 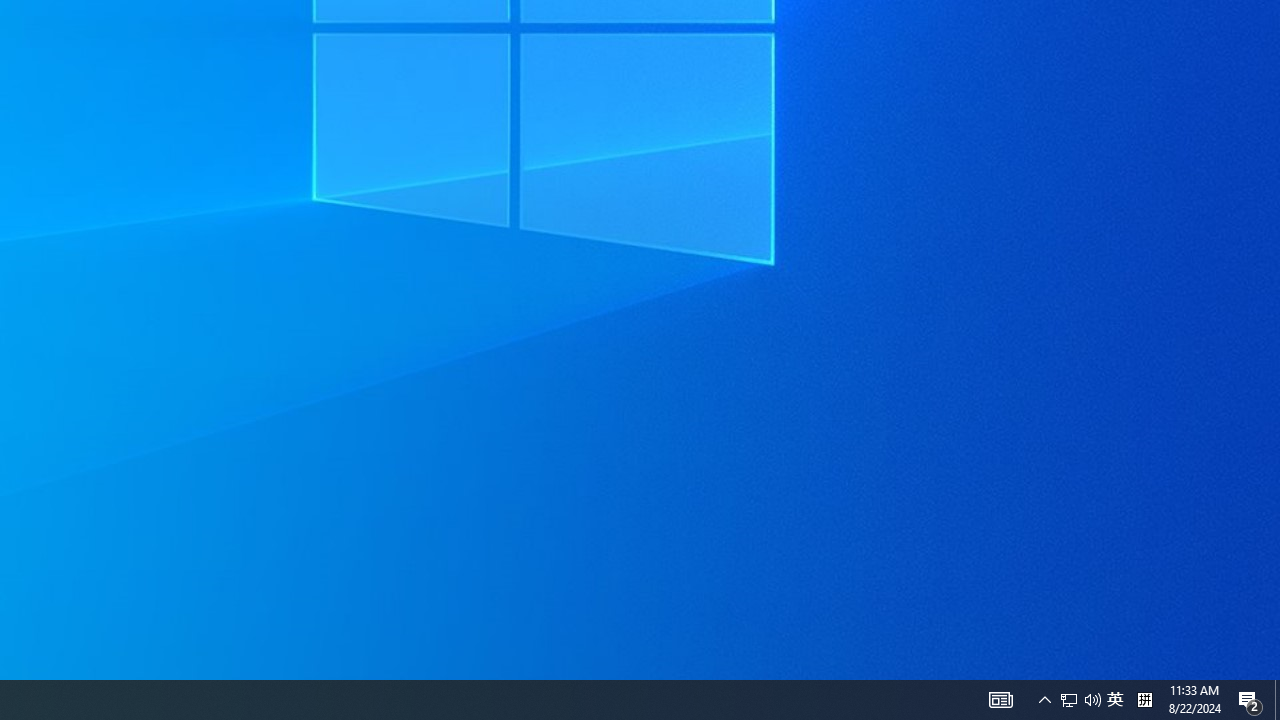 I want to click on 'Q2790: 100%', so click(x=1114, y=698).